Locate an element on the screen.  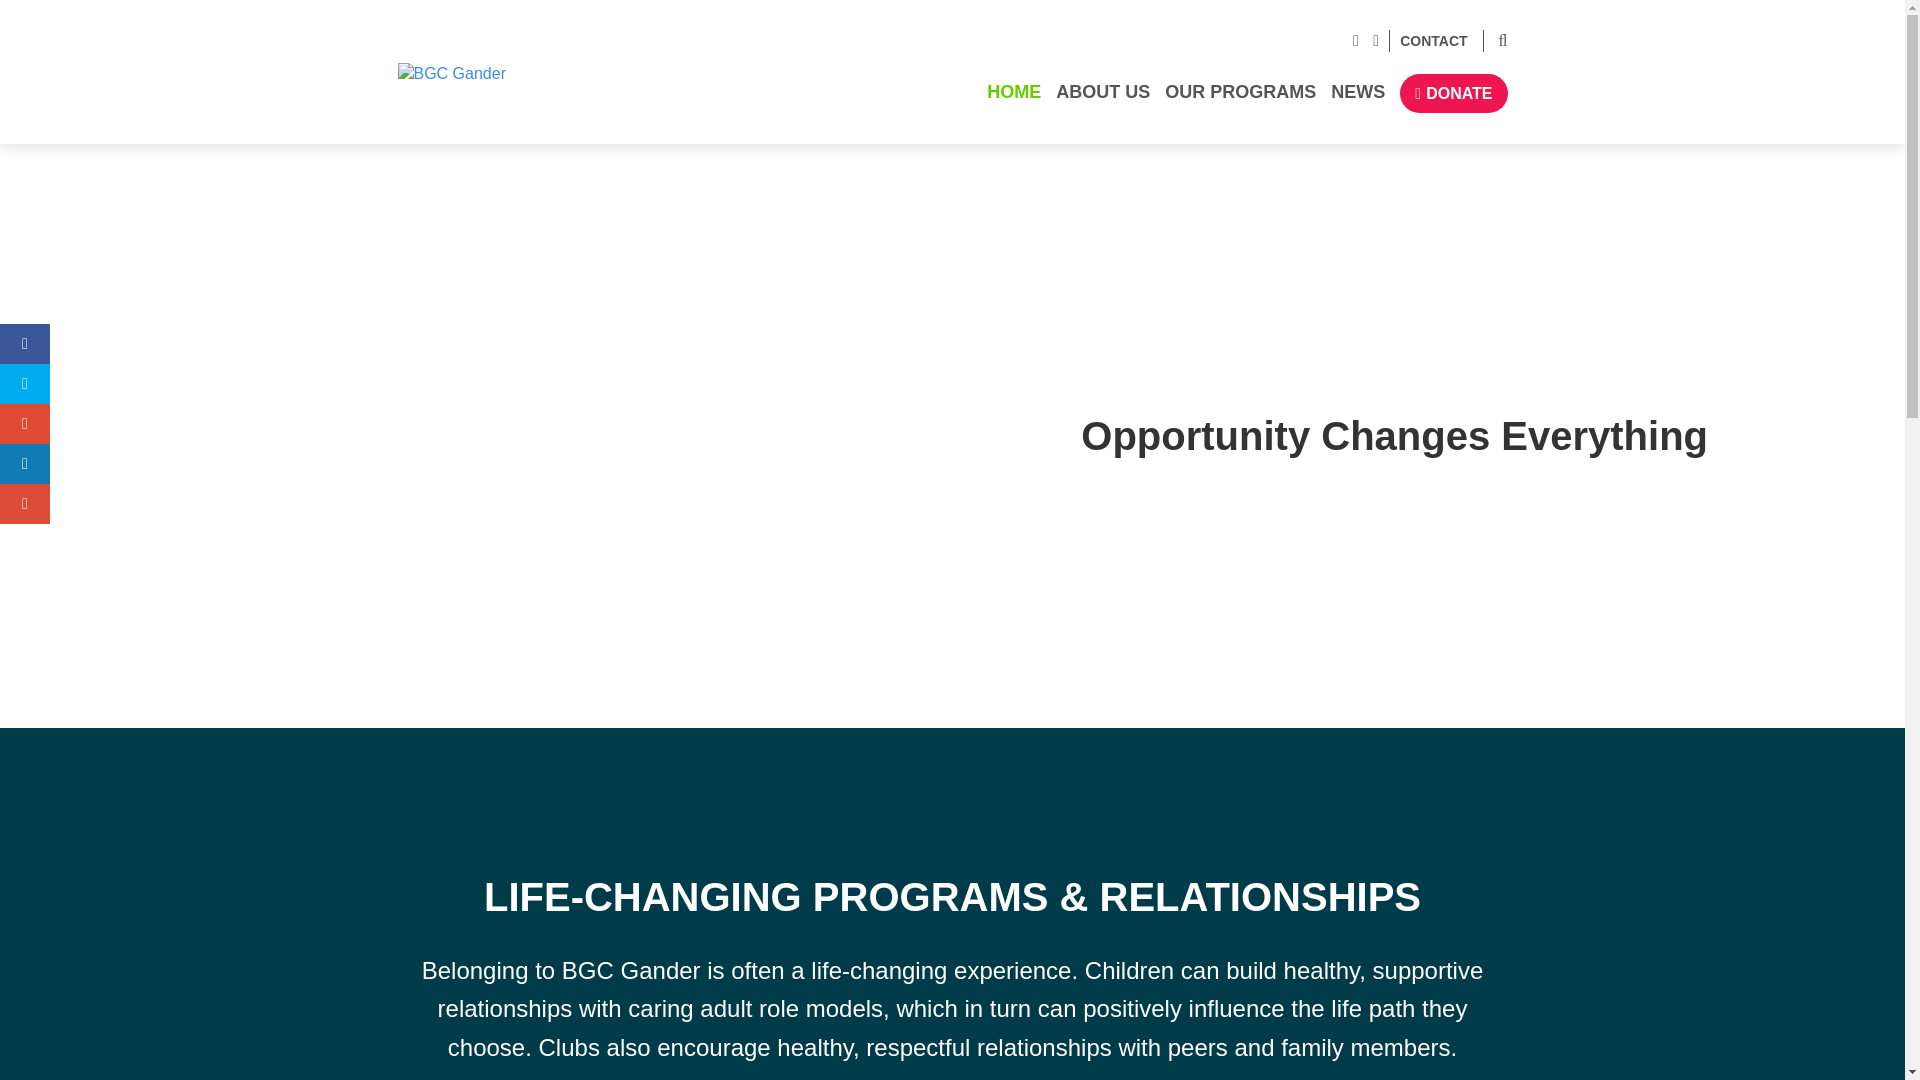
'NEWS' is located at coordinates (1358, 100).